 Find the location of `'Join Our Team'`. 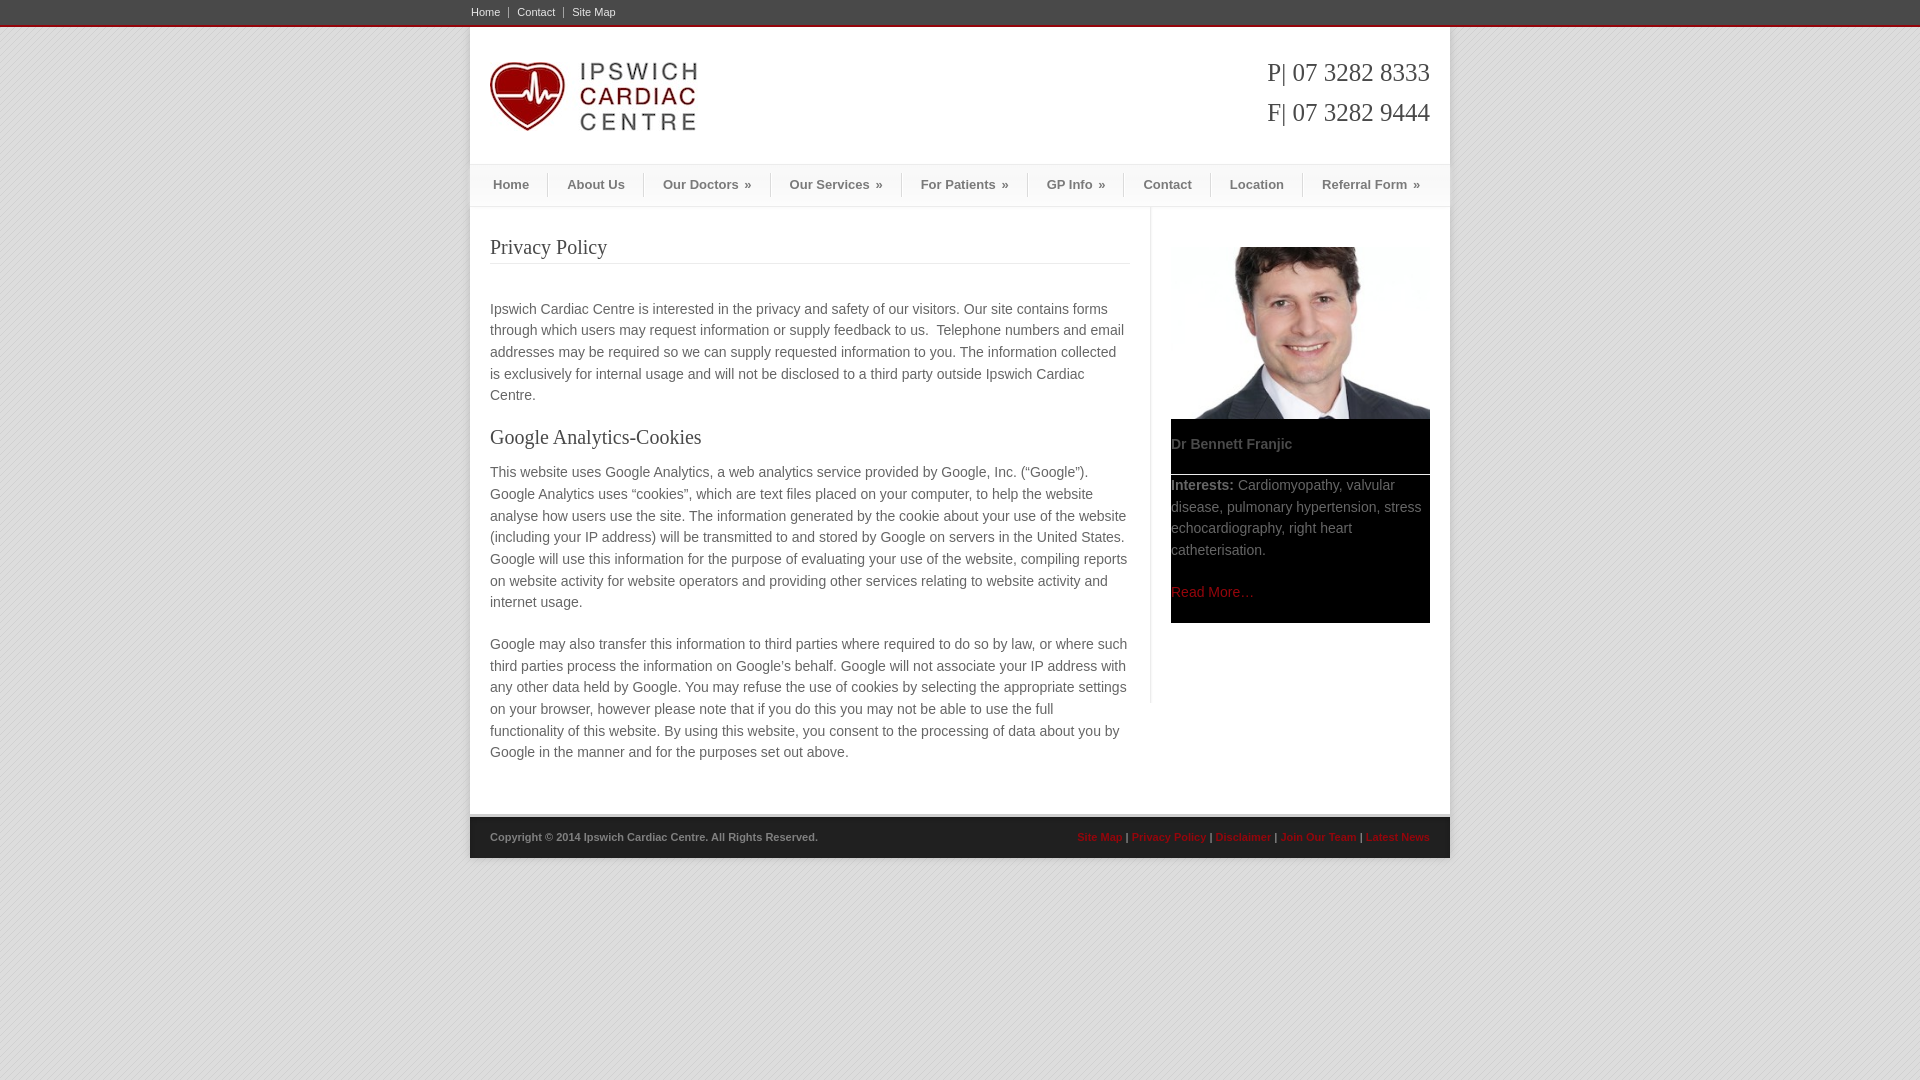

'Join Our Team' is located at coordinates (1318, 837).